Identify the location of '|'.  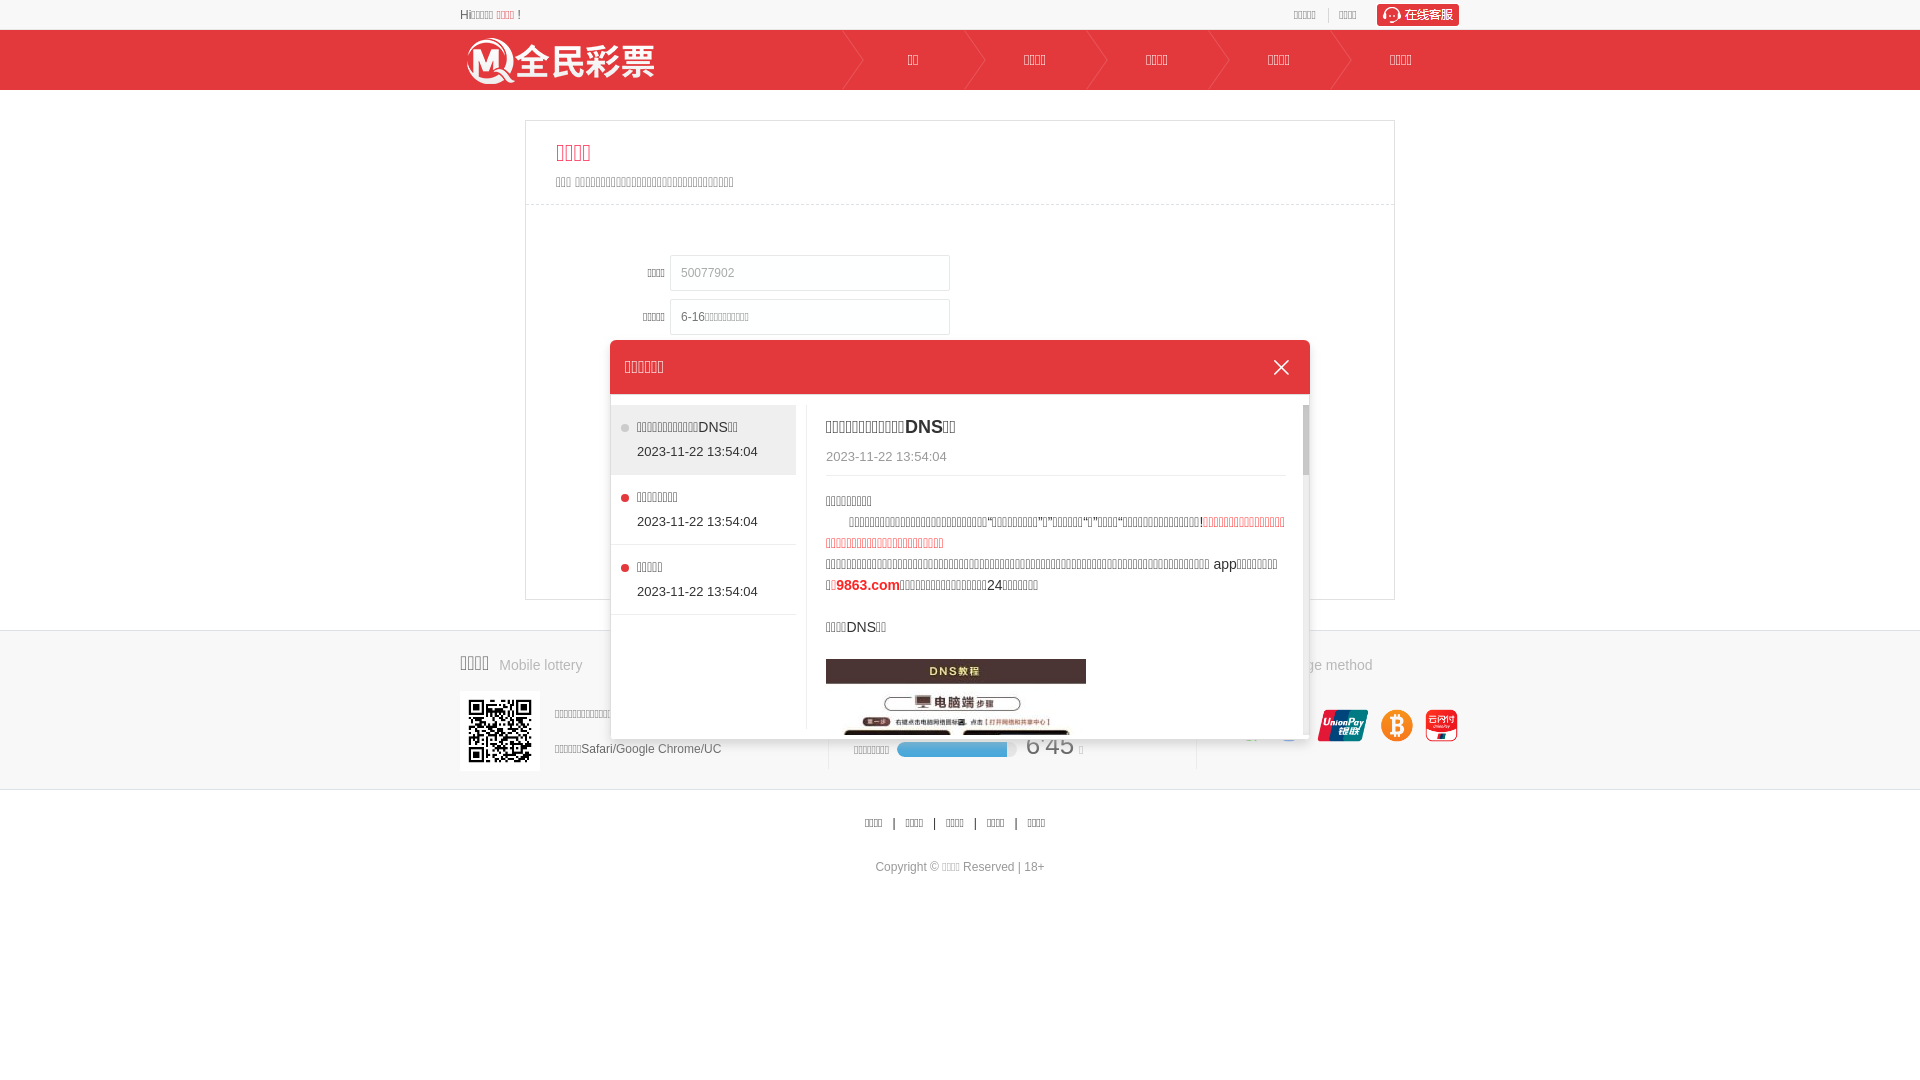
(1013, 823).